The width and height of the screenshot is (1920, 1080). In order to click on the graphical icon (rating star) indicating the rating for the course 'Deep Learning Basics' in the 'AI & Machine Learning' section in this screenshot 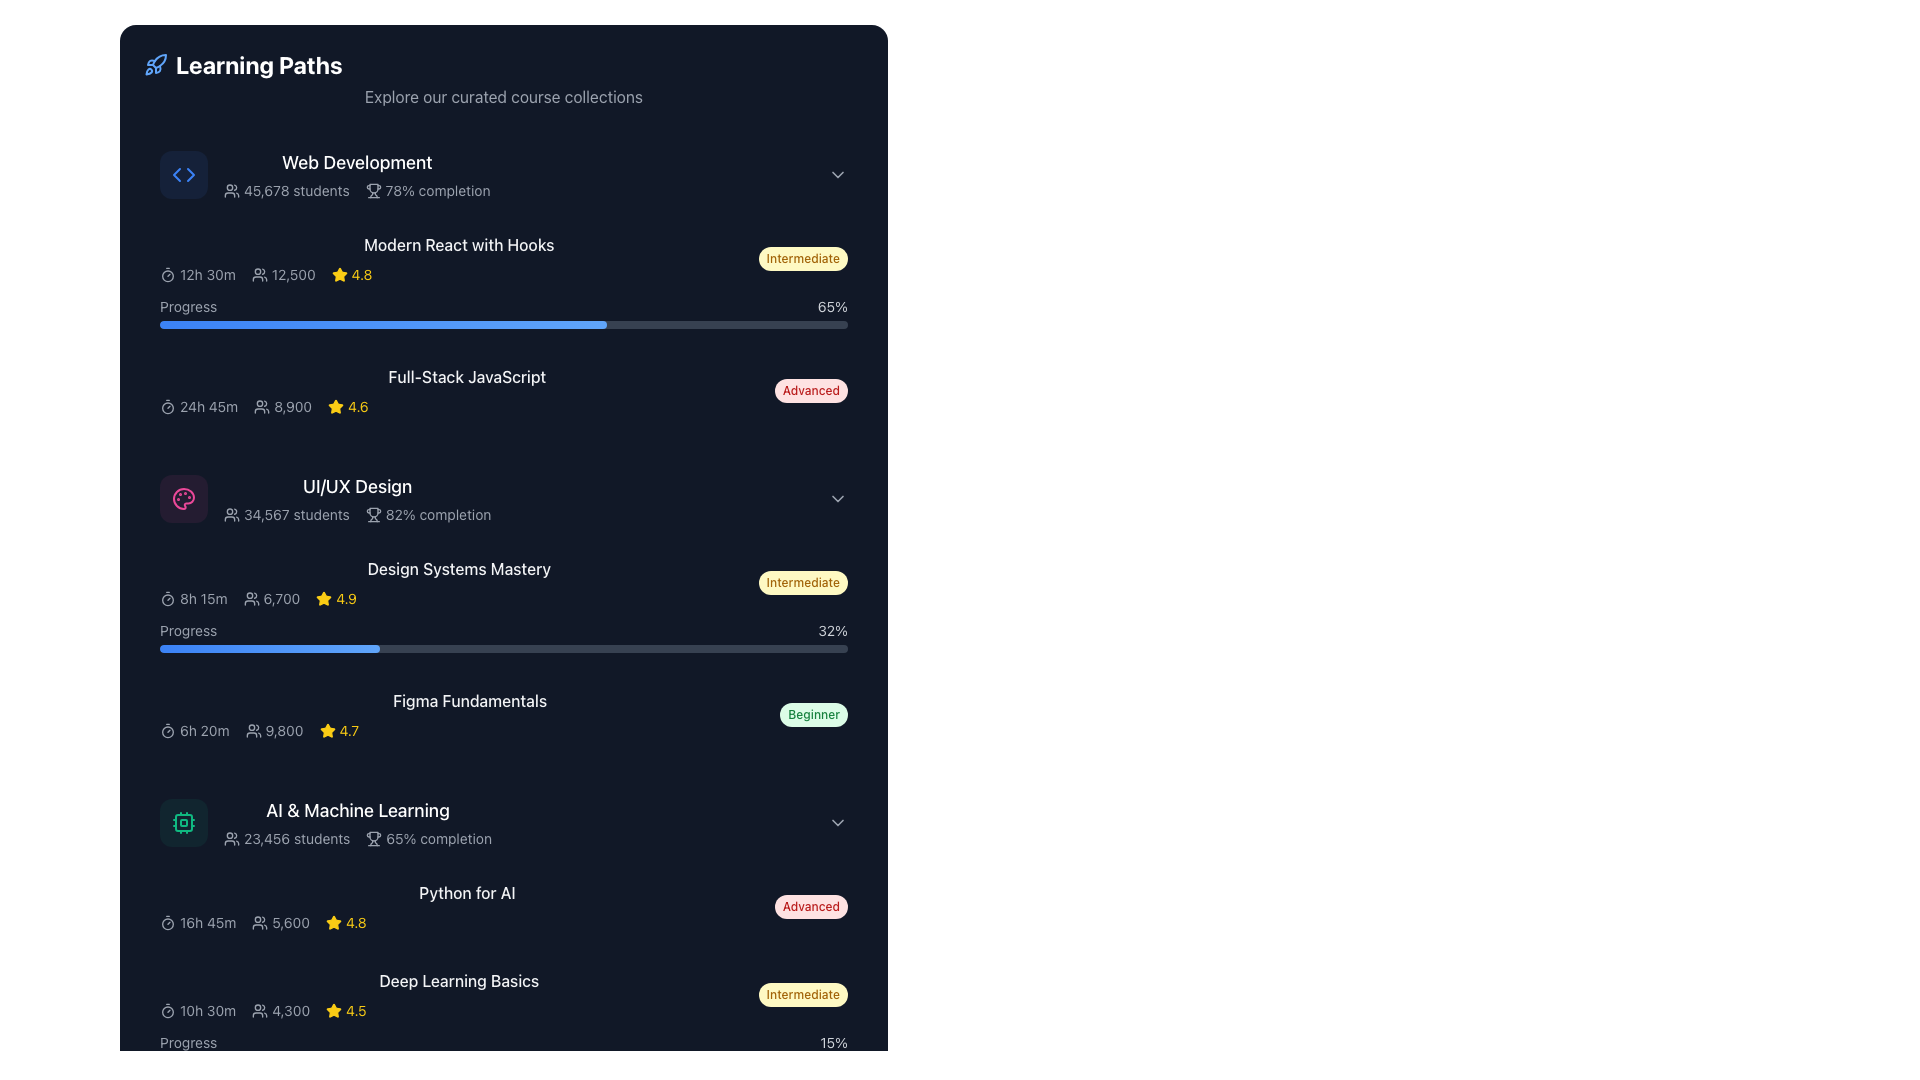, I will do `click(334, 1010)`.